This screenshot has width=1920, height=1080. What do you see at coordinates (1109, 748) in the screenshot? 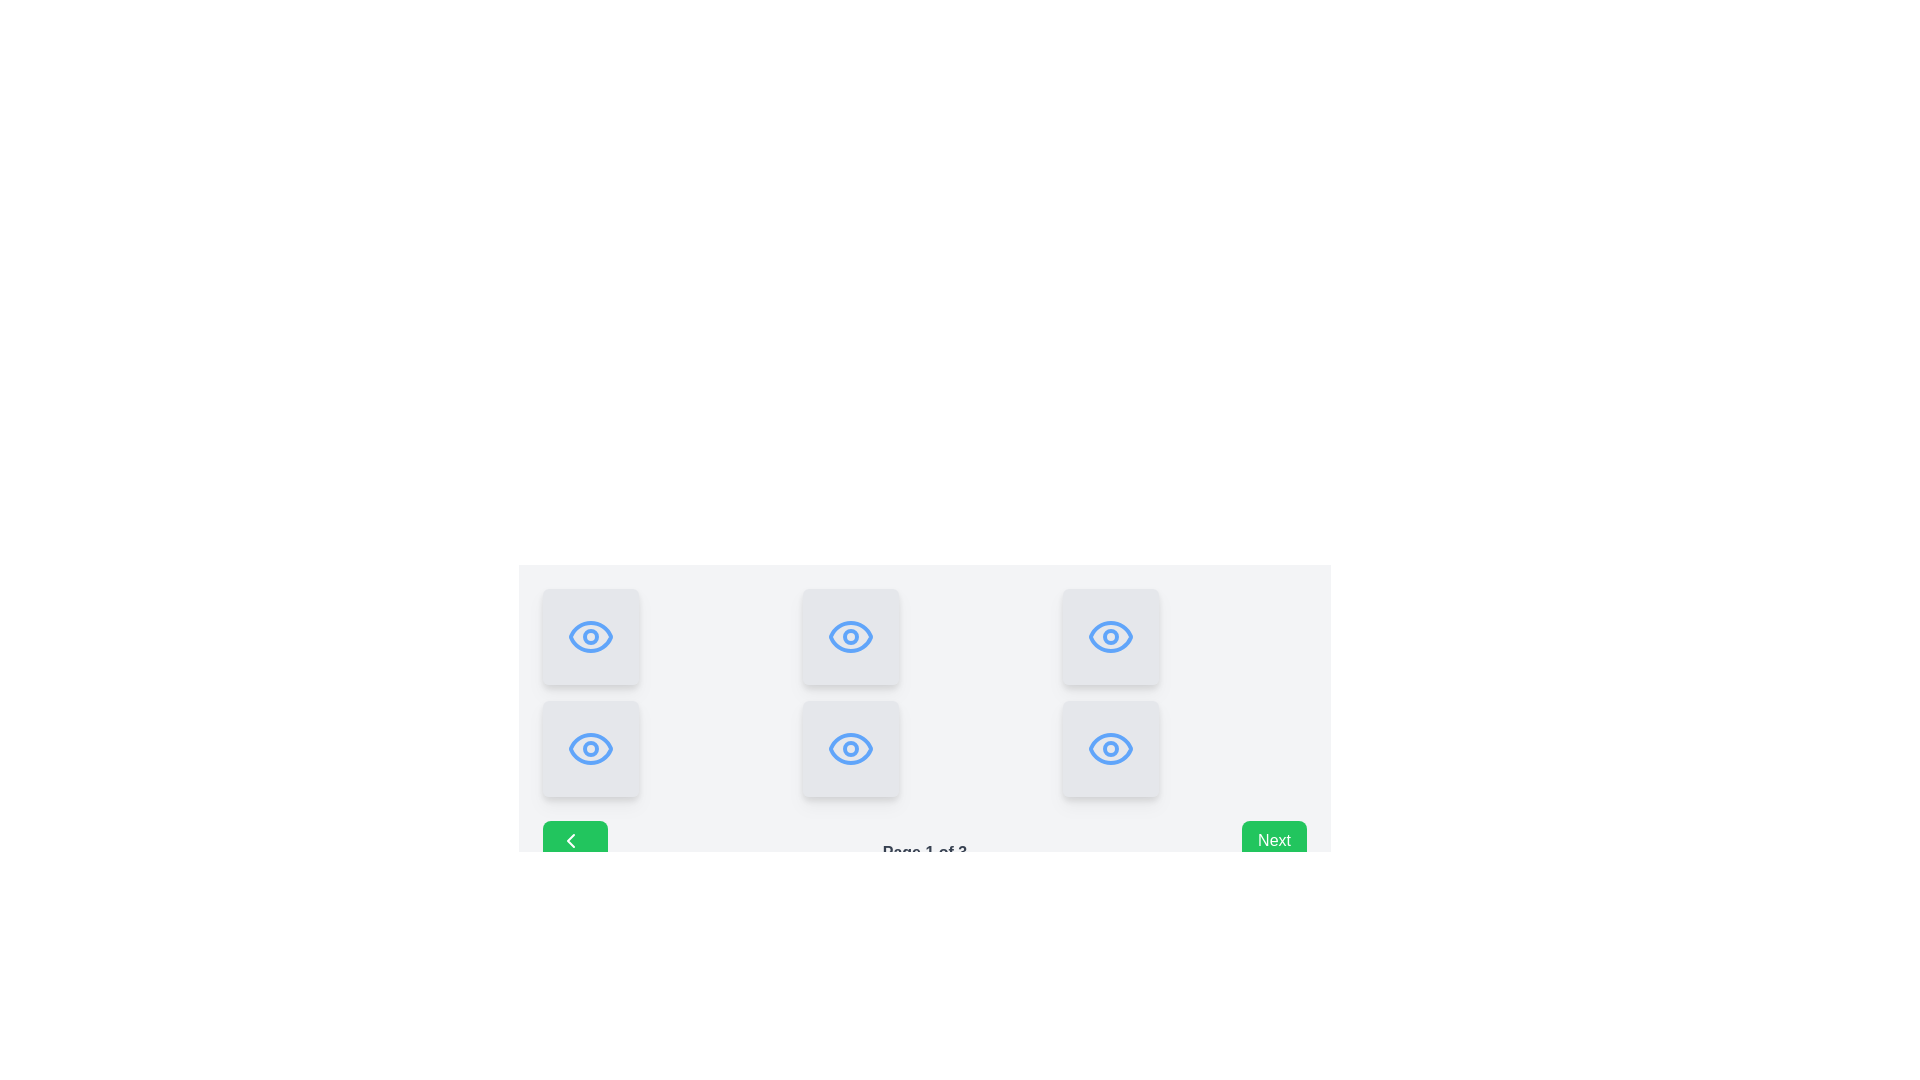
I see `the larger elliptical outline section of the eye icon, which has a blue outline and is located in the bottom-right tile of a 2x3 grid` at bounding box center [1109, 748].